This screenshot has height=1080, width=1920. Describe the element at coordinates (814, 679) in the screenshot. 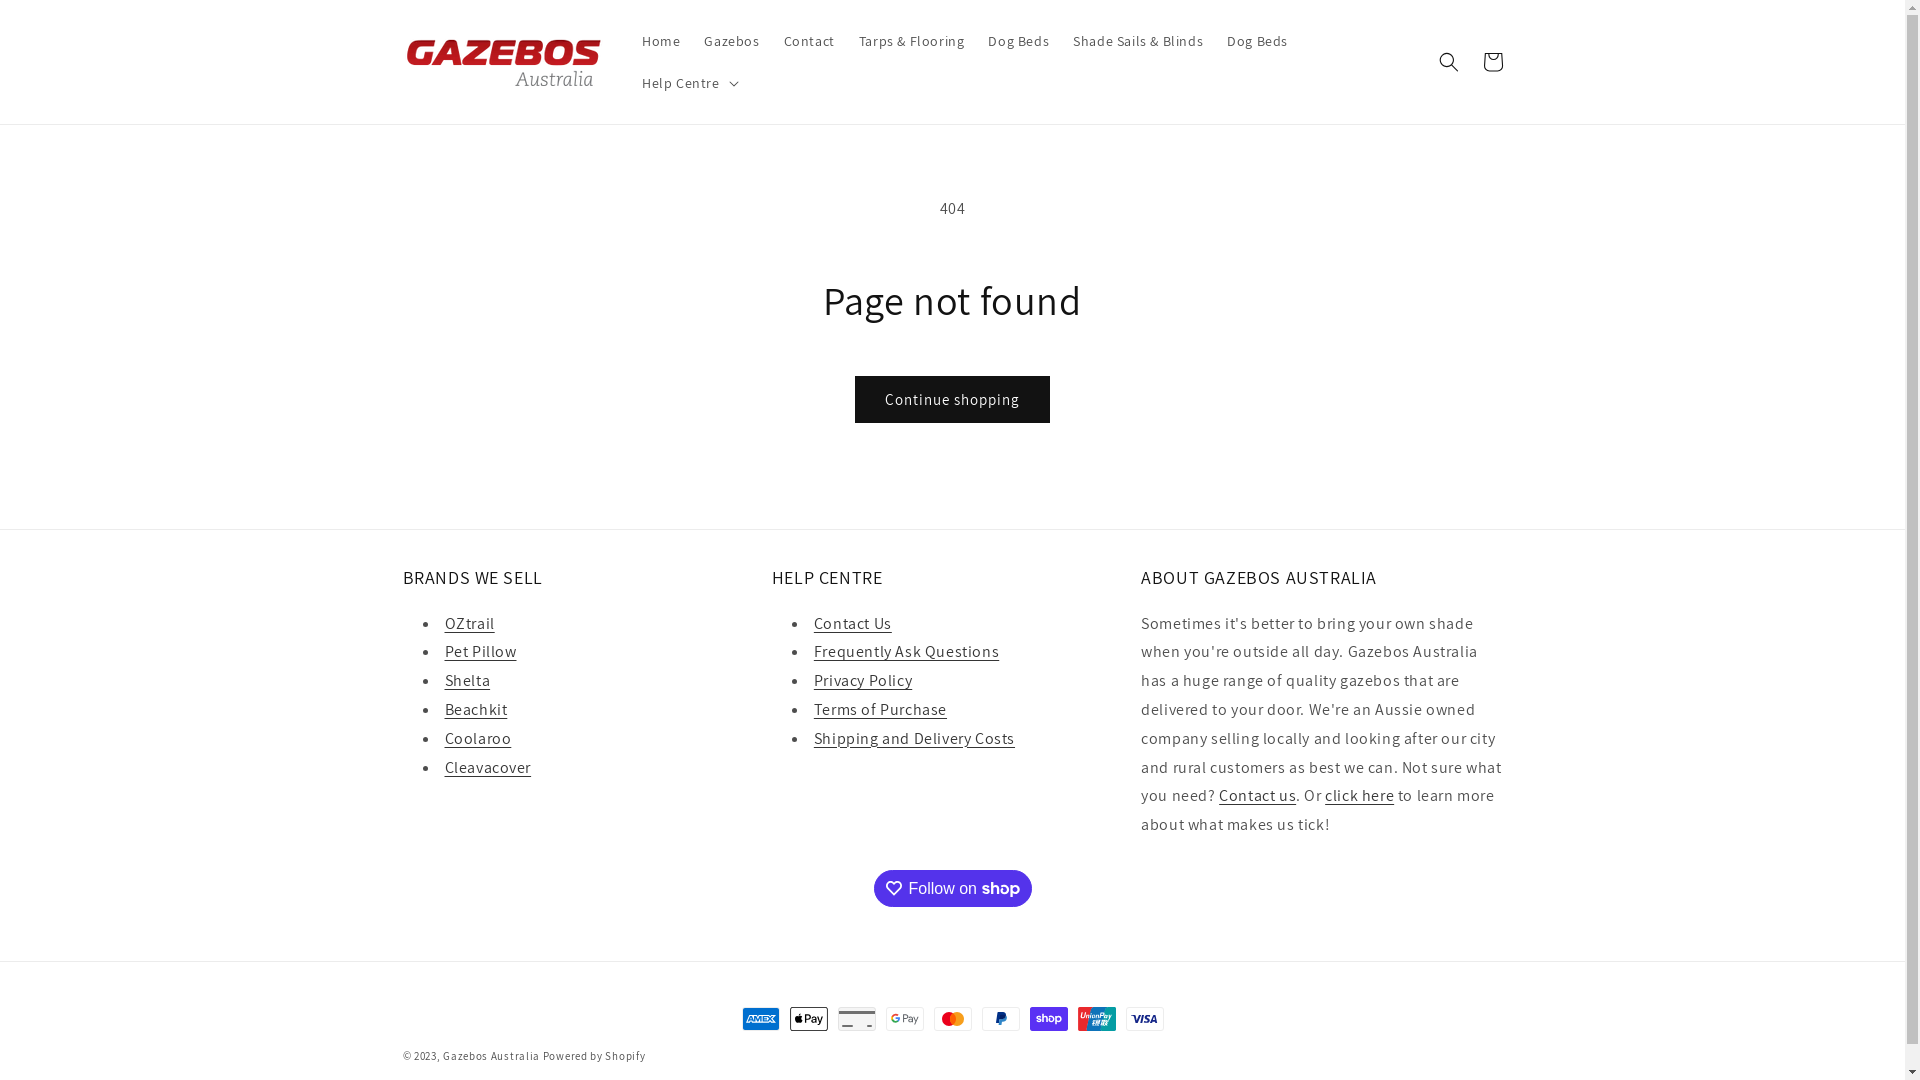

I see `'Privacy Policy'` at that location.